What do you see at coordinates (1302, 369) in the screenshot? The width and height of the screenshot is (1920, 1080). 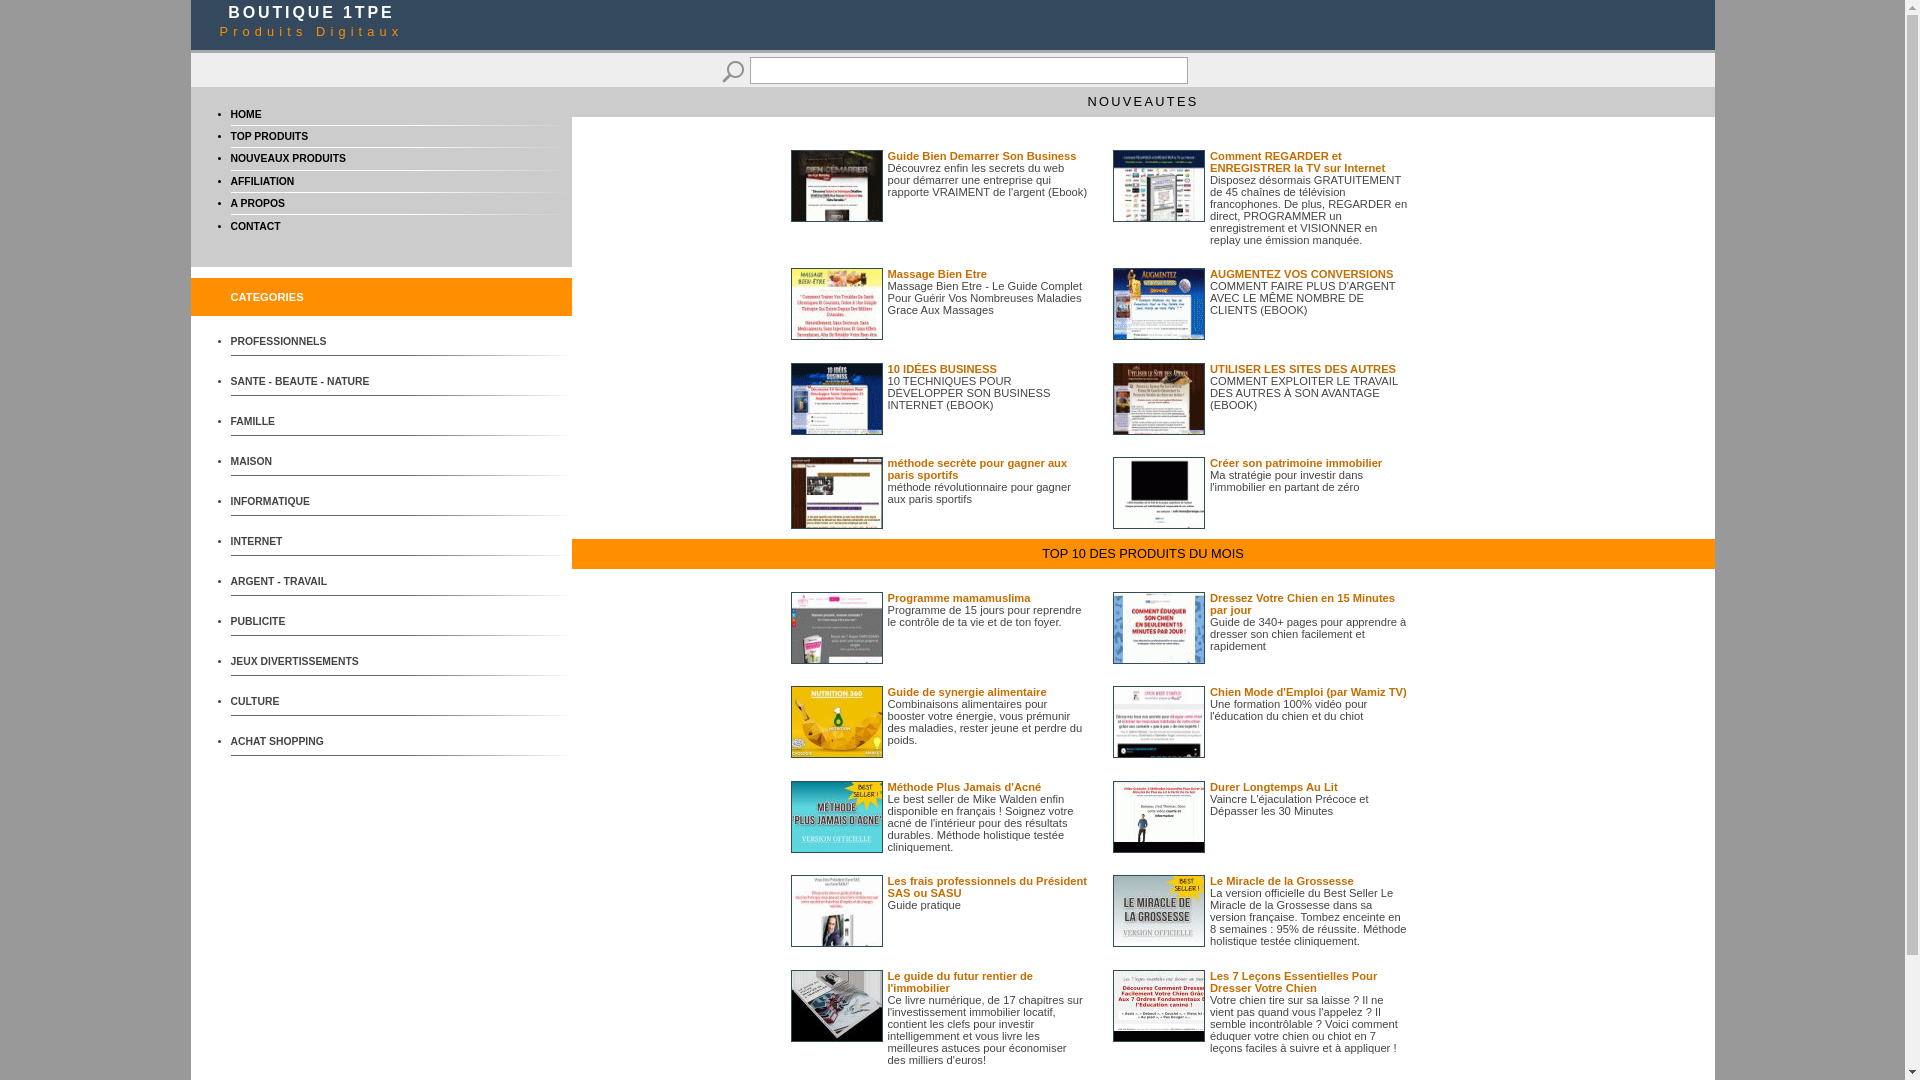 I see `'UTILISER LES SITES DES AUTRES'` at bounding box center [1302, 369].